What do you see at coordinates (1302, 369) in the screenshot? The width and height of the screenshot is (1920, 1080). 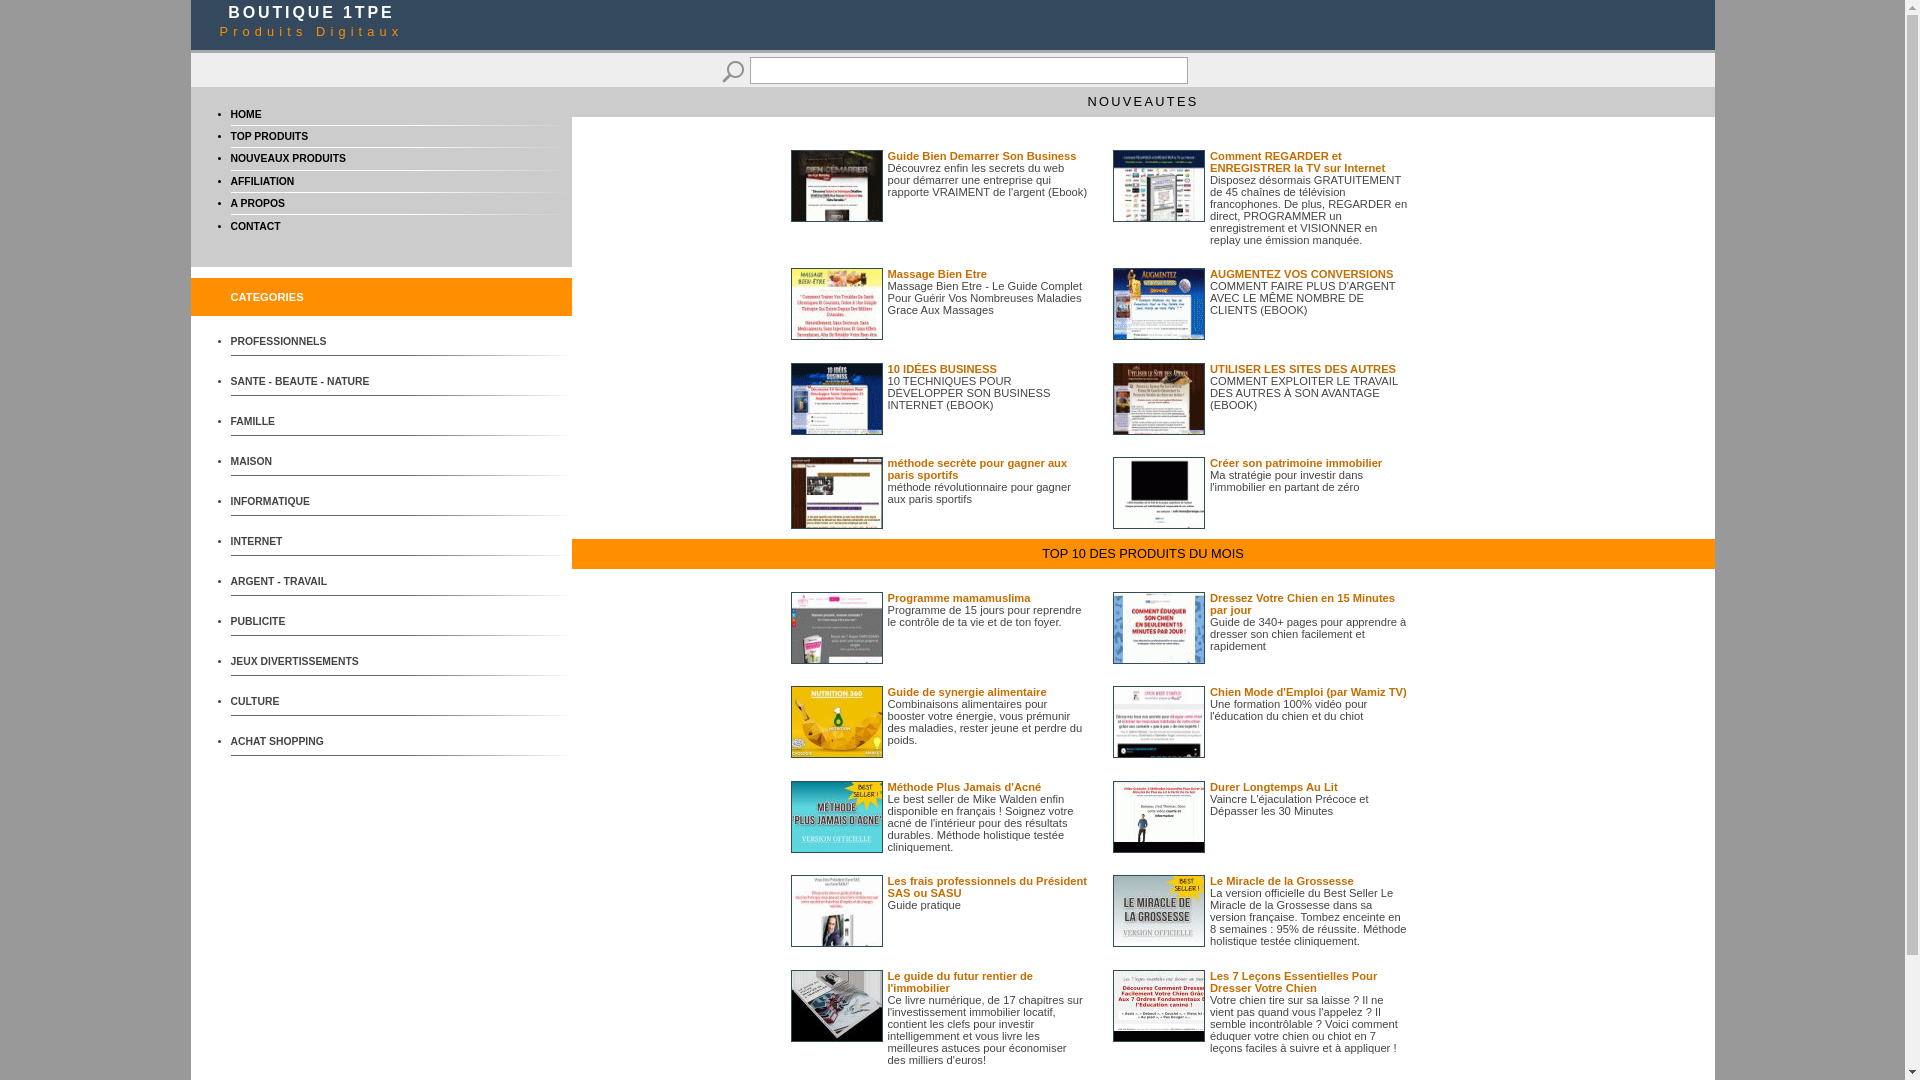 I see `'UTILISER LES SITES DES AUTRES'` at bounding box center [1302, 369].